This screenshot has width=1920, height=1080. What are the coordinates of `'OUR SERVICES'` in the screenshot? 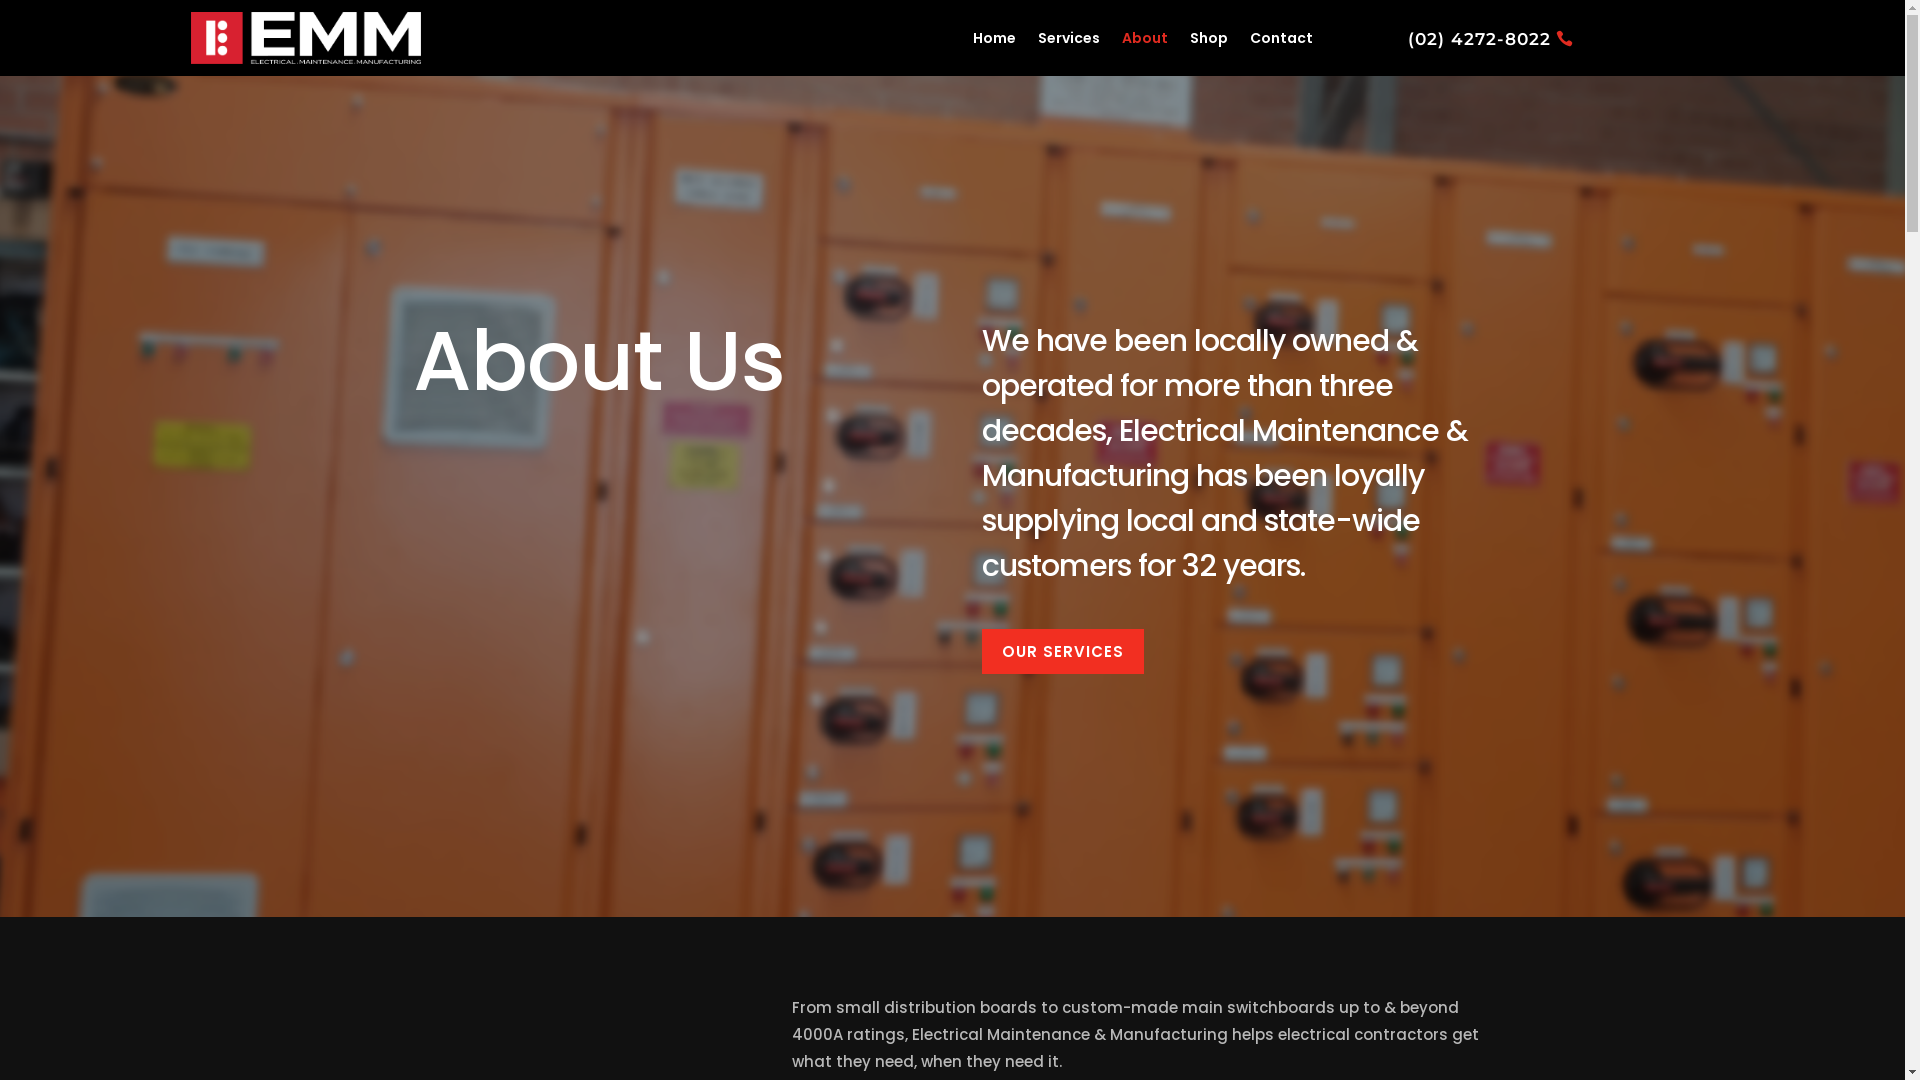 It's located at (982, 651).